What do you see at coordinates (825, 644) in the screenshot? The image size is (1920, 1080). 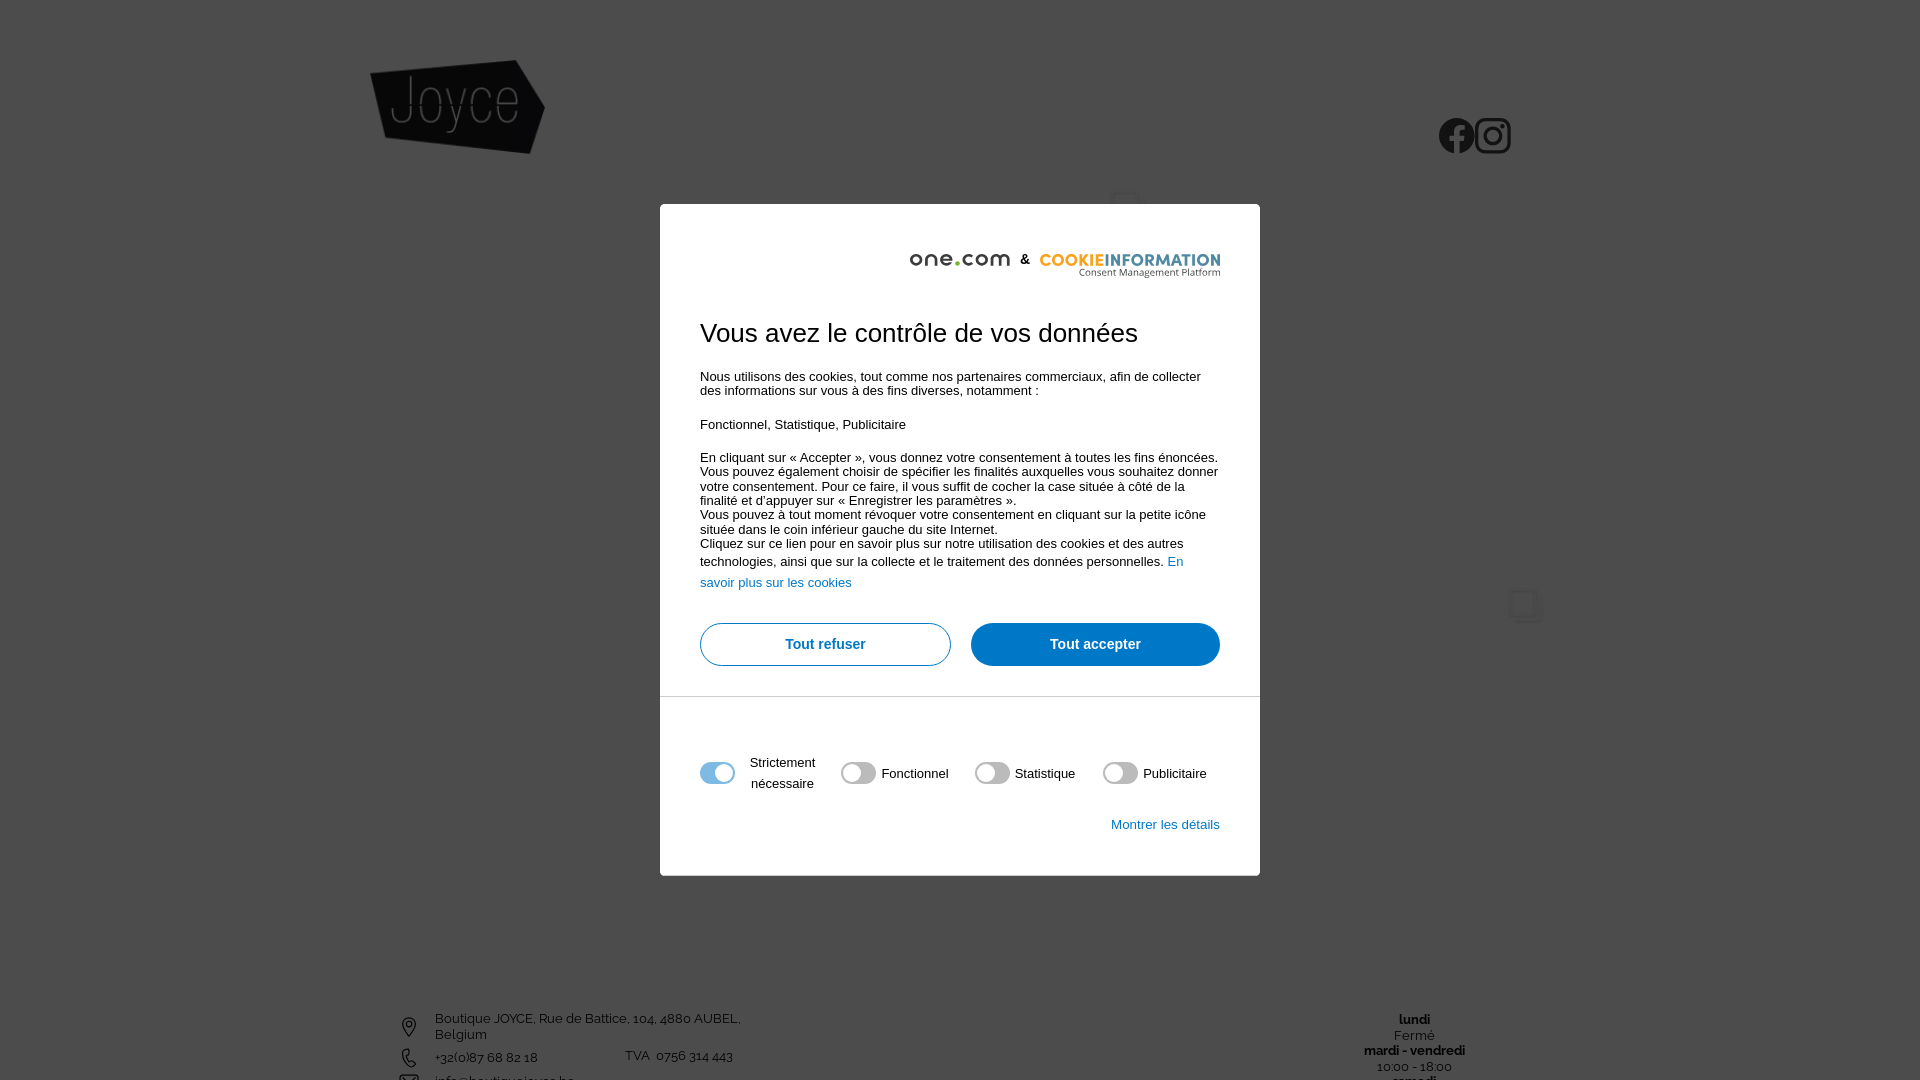 I see `'Tout refuser'` at bounding box center [825, 644].